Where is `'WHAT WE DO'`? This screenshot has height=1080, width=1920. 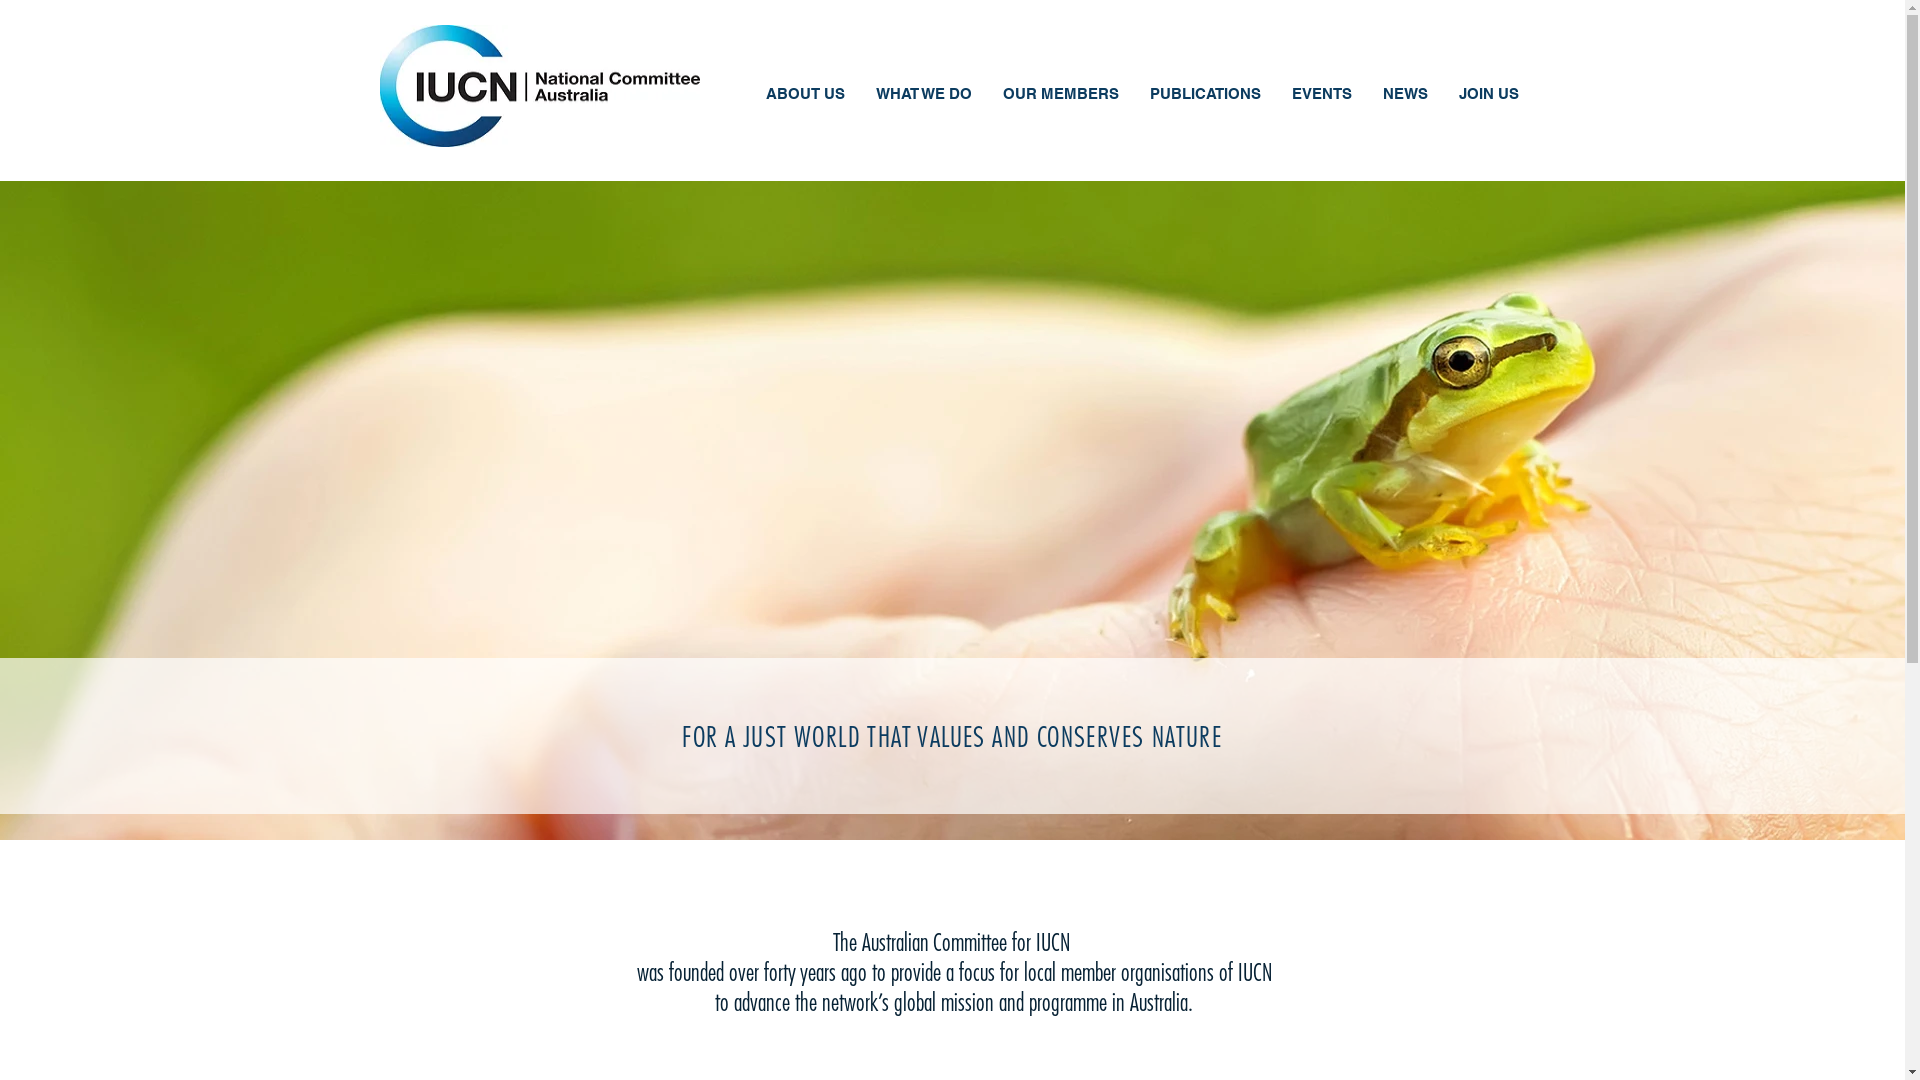
'WHAT WE DO' is located at coordinates (922, 95).